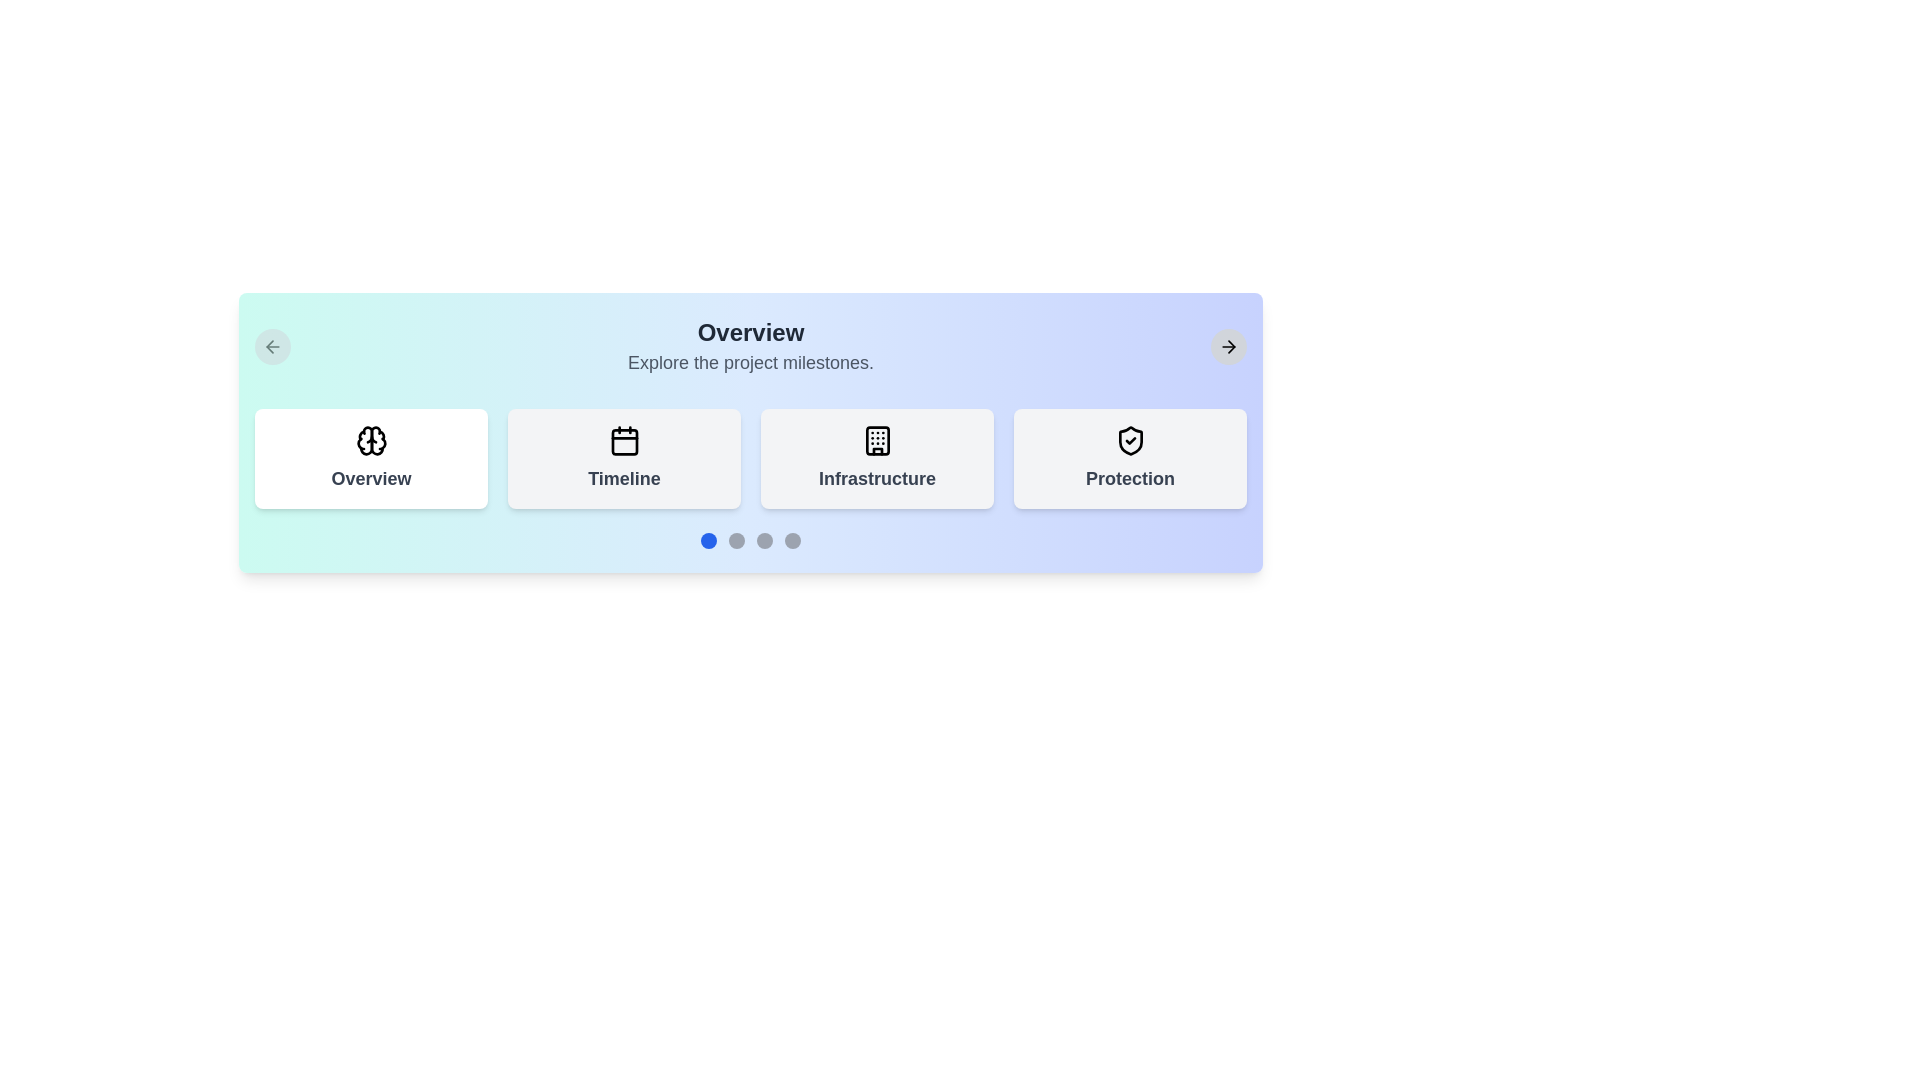 The height and width of the screenshot is (1080, 1920). I want to click on the brain icon, which is centered within the rounded rectangular 'Overview' button, featuring a black outline on a white background, so click(371, 439).